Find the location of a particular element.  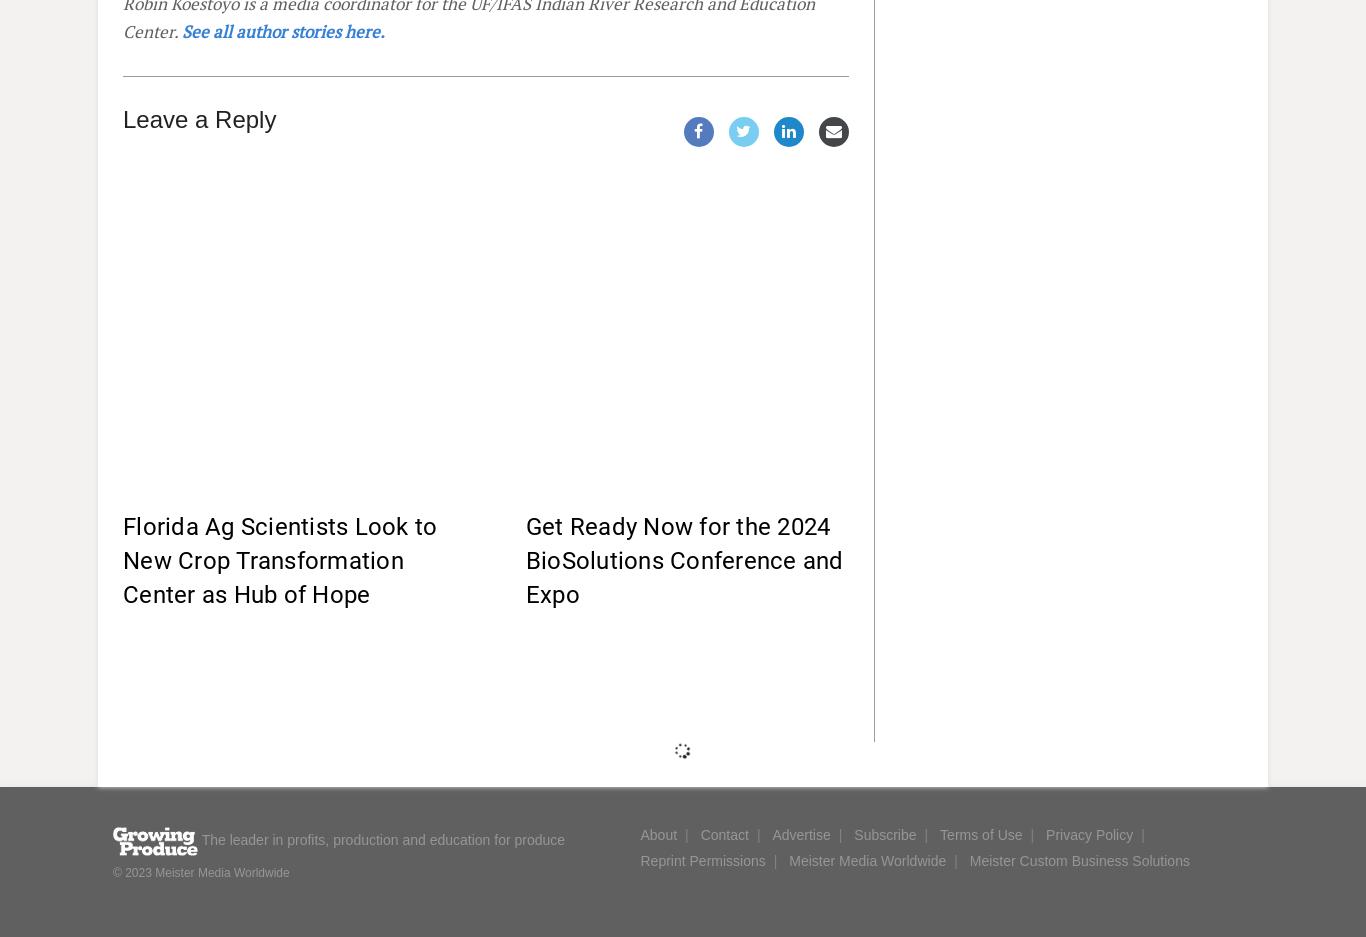

'Florida Ag Scientists Look to New Crop Transformation Center as Hub of Hope' is located at coordinates (280, 560).